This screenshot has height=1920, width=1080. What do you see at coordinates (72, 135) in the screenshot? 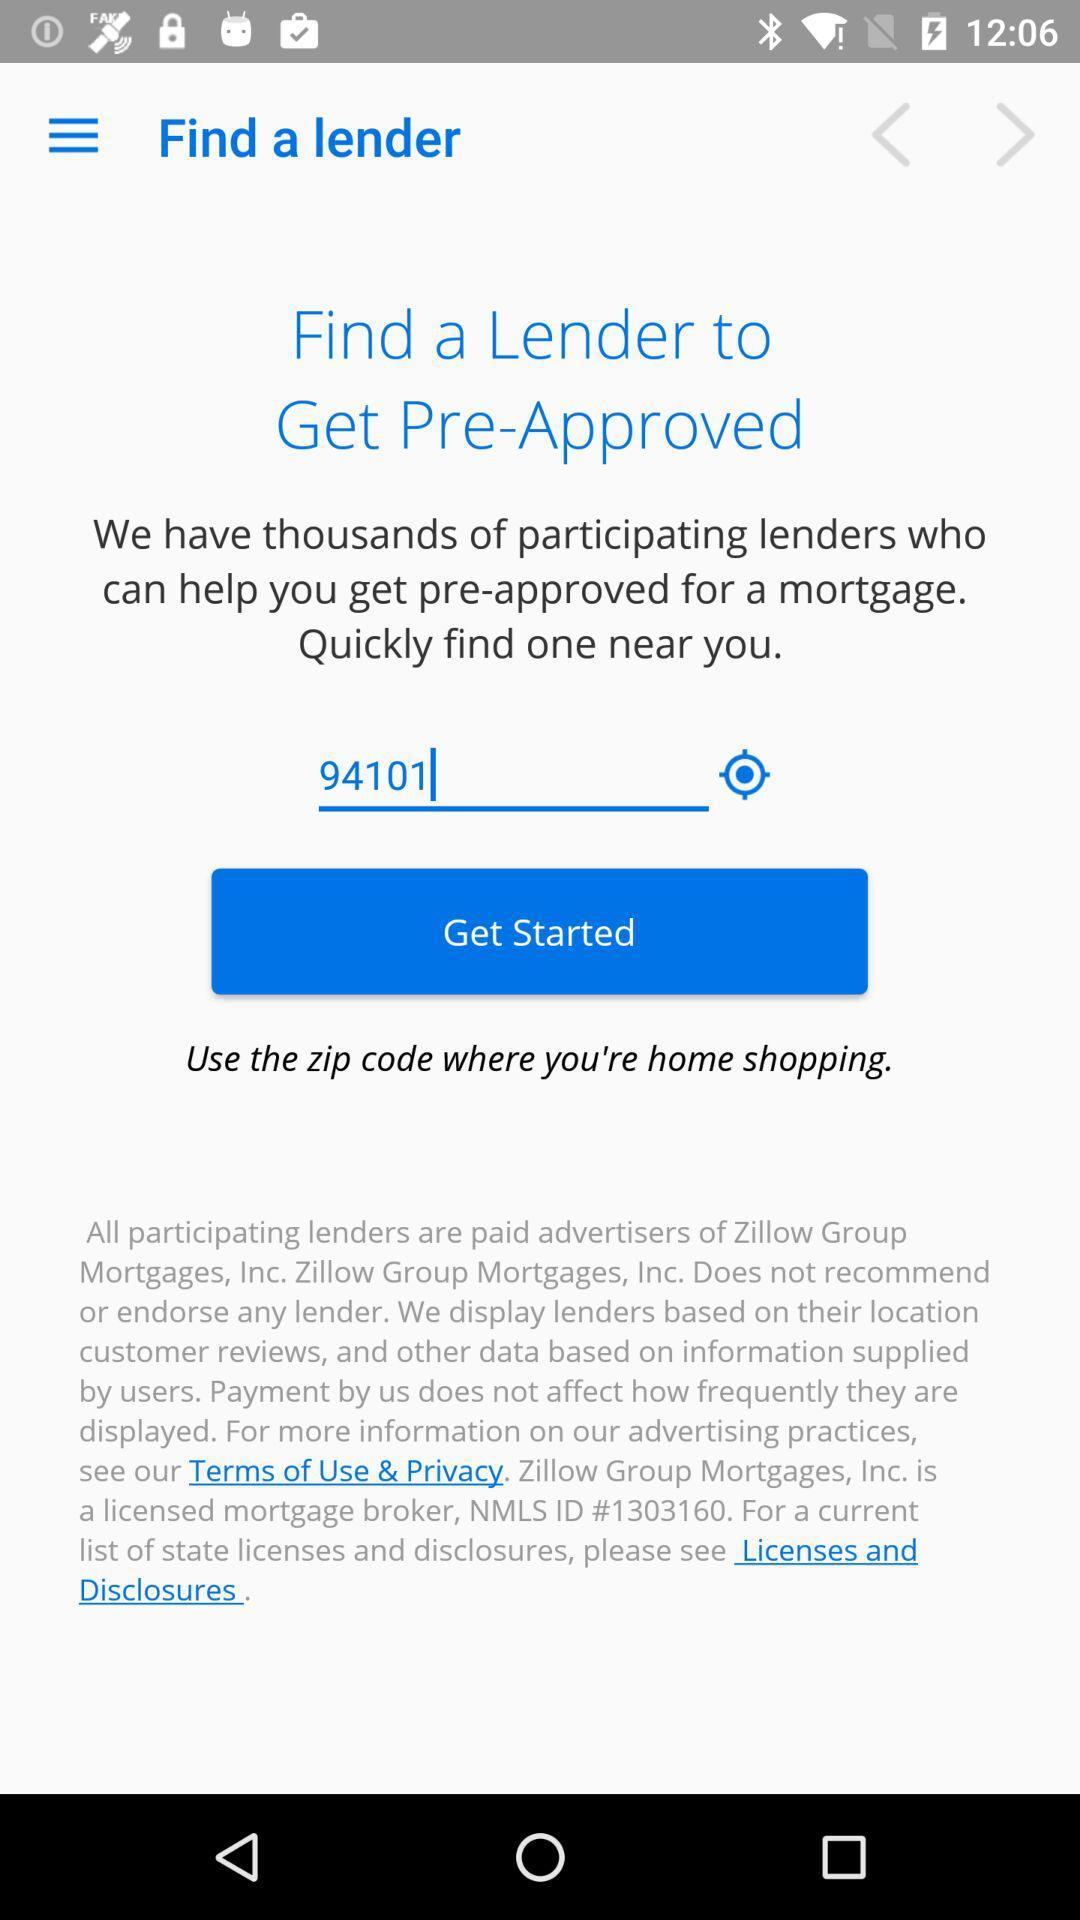
I see `the app next to find a lender icon` at bounding box center [72, 135].